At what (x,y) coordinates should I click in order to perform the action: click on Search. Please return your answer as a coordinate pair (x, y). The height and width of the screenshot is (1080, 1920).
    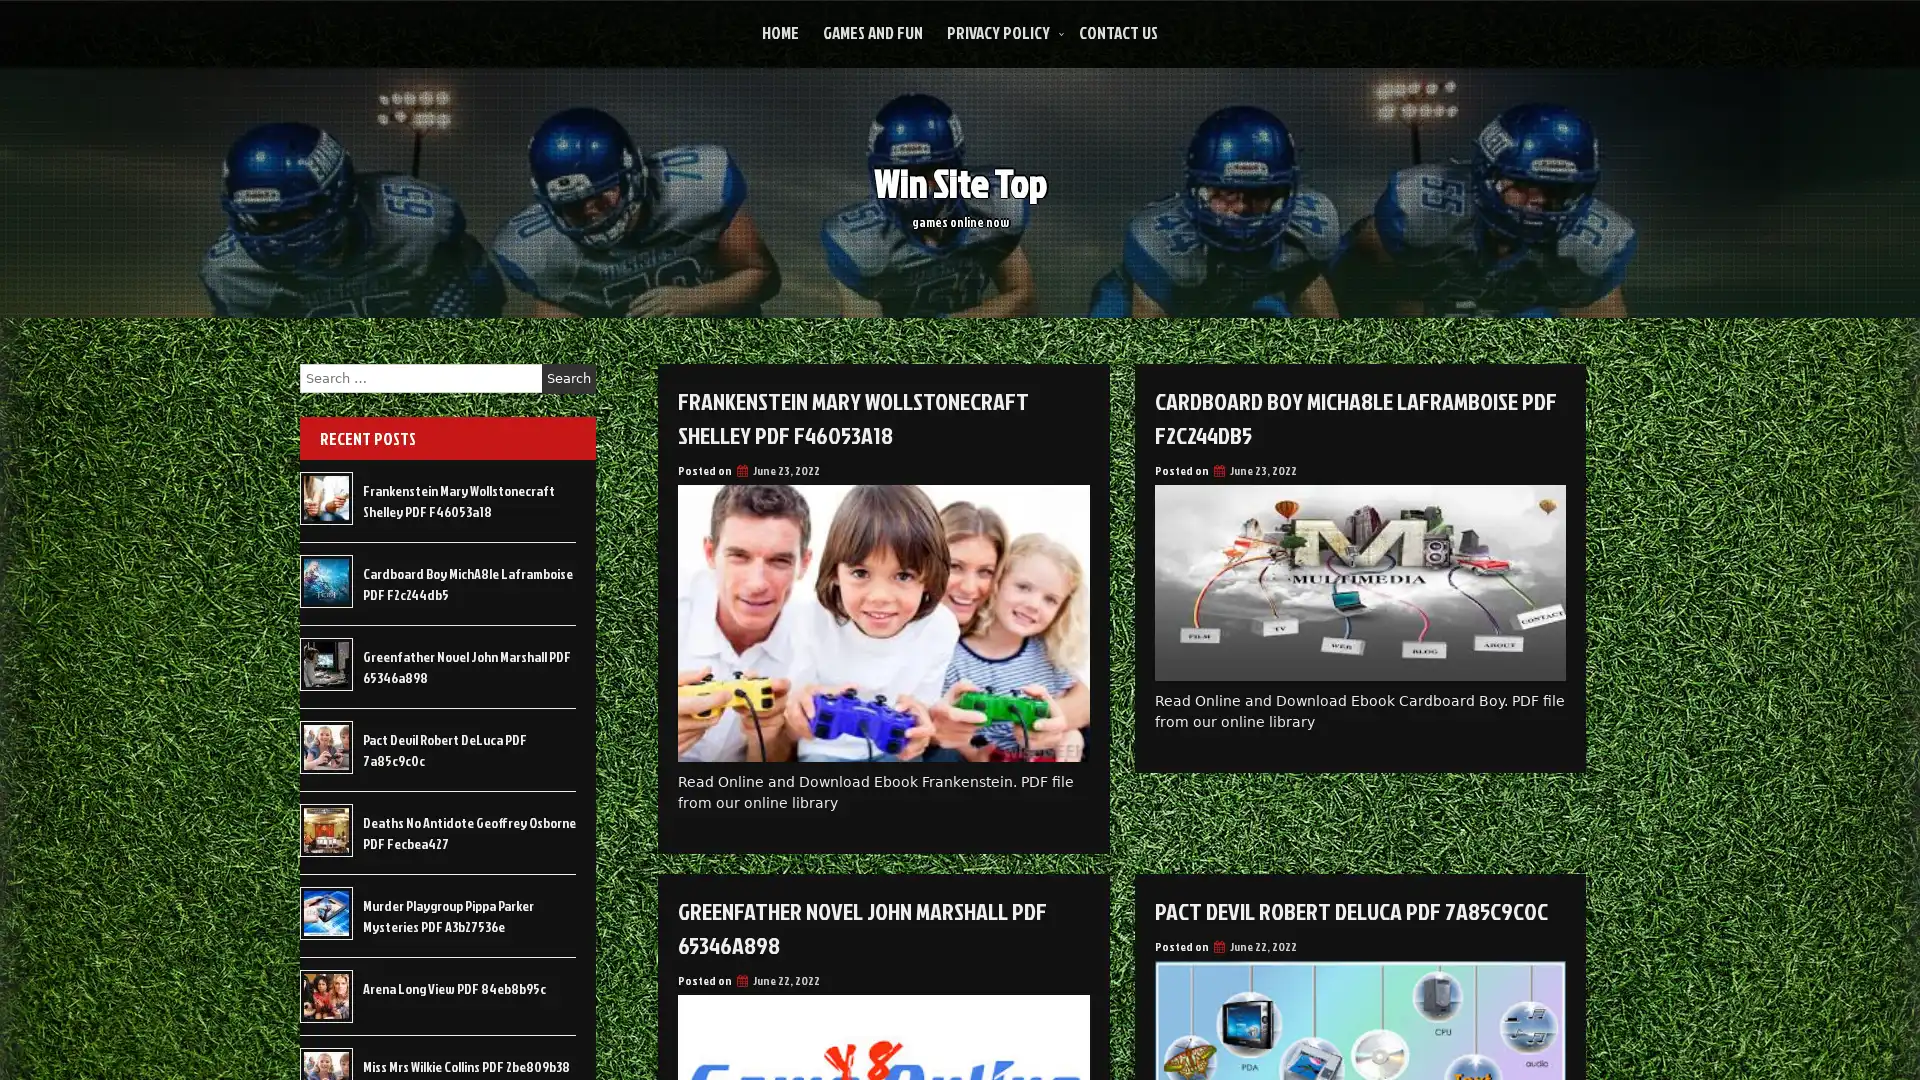
    Looking at the image, I should click on (568, 378).